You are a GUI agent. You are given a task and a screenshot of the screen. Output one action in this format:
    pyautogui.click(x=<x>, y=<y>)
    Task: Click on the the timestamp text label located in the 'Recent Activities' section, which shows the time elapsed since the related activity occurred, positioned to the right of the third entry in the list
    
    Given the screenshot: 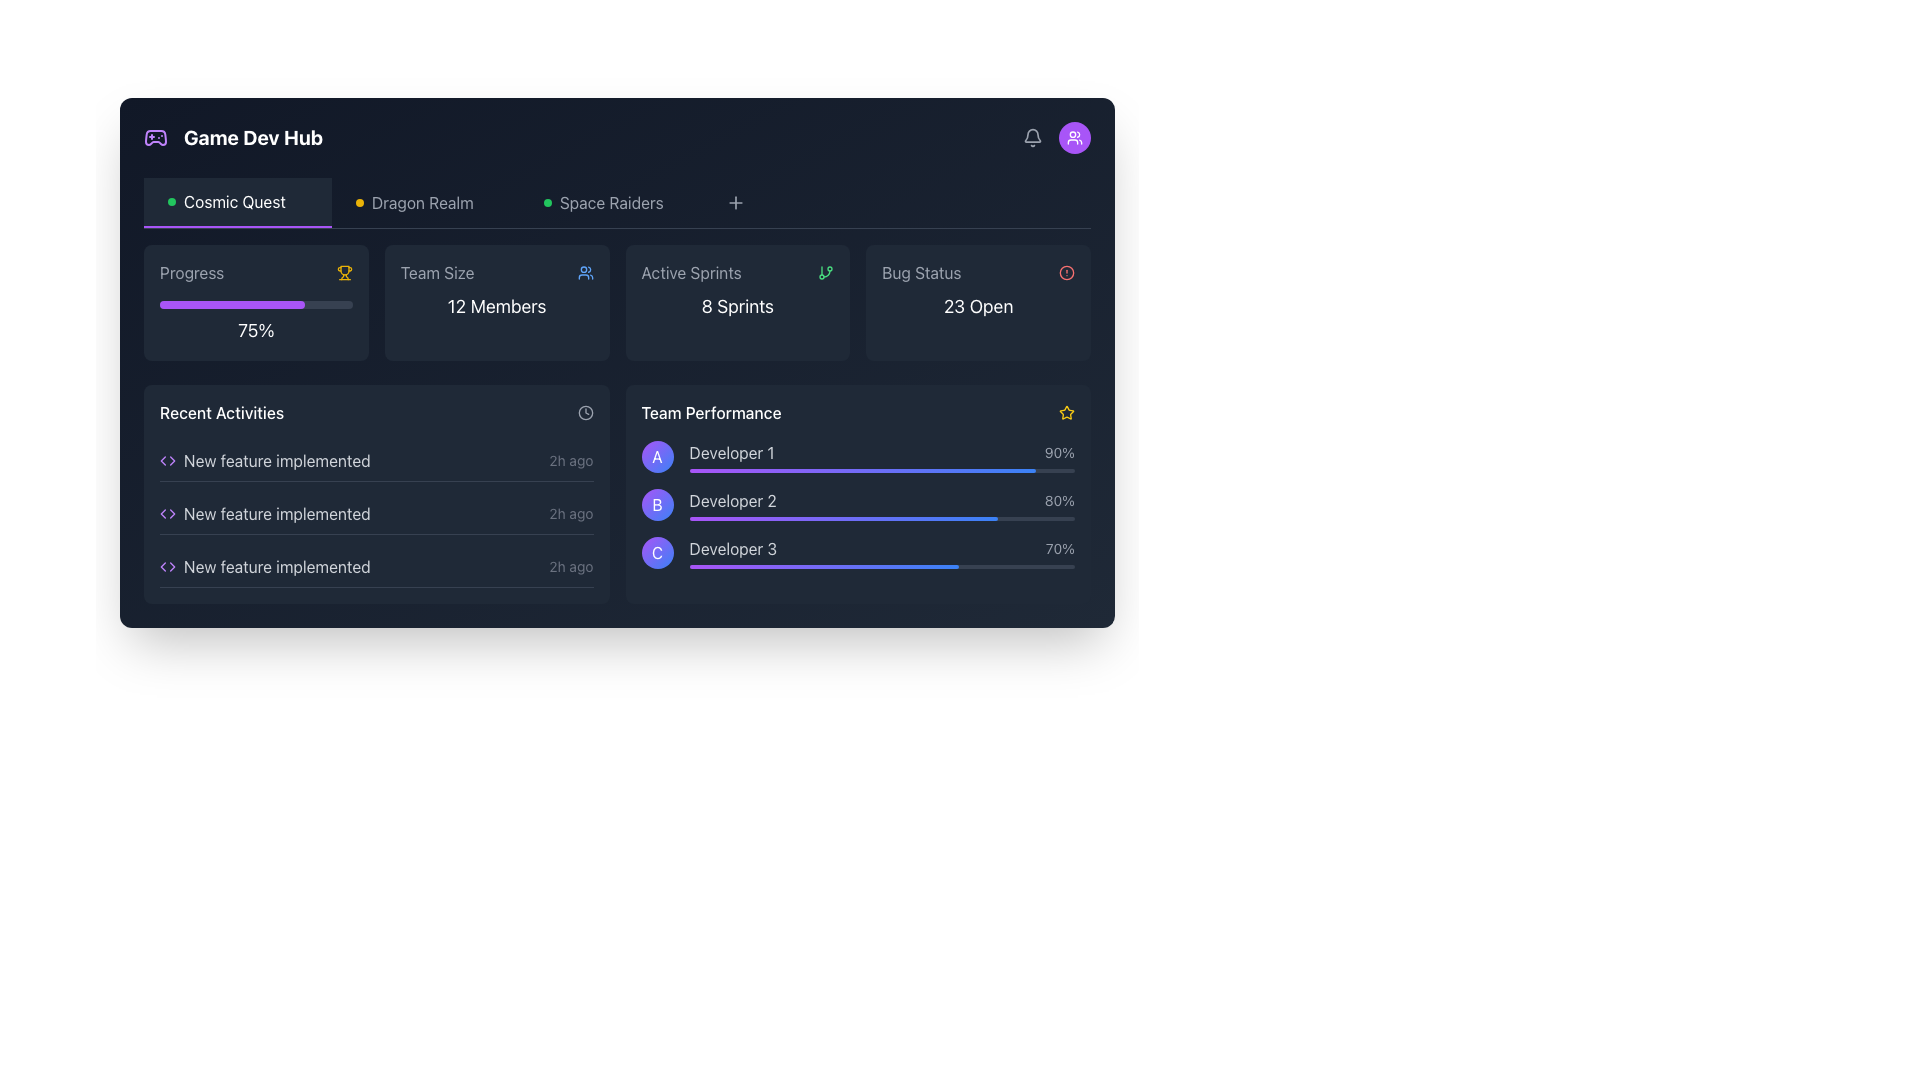 What is the action you would take?
    pyautogui.click(x=570, y=567)
    